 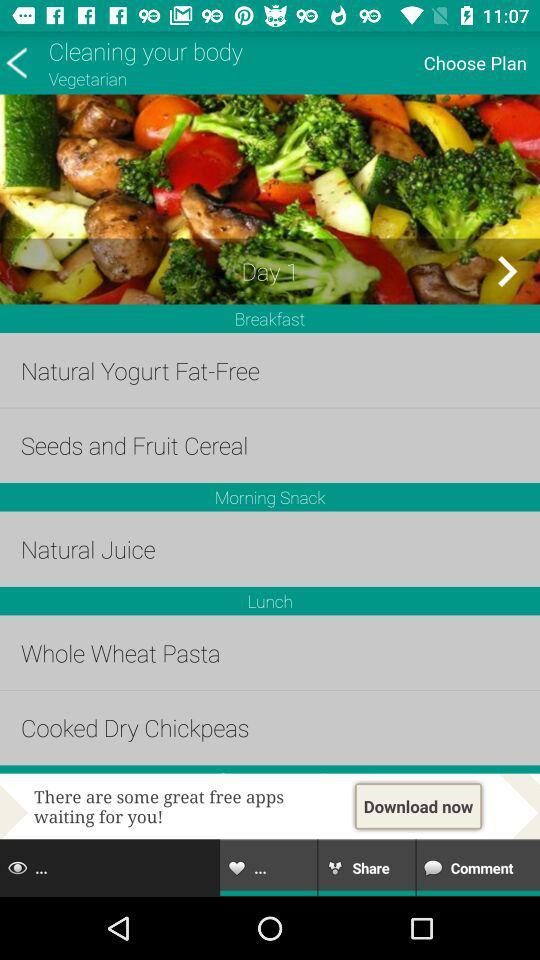 What do you see at coordinates (507, 270) in the screenshot?
I see `day 2` at bounding box center [507, 270].